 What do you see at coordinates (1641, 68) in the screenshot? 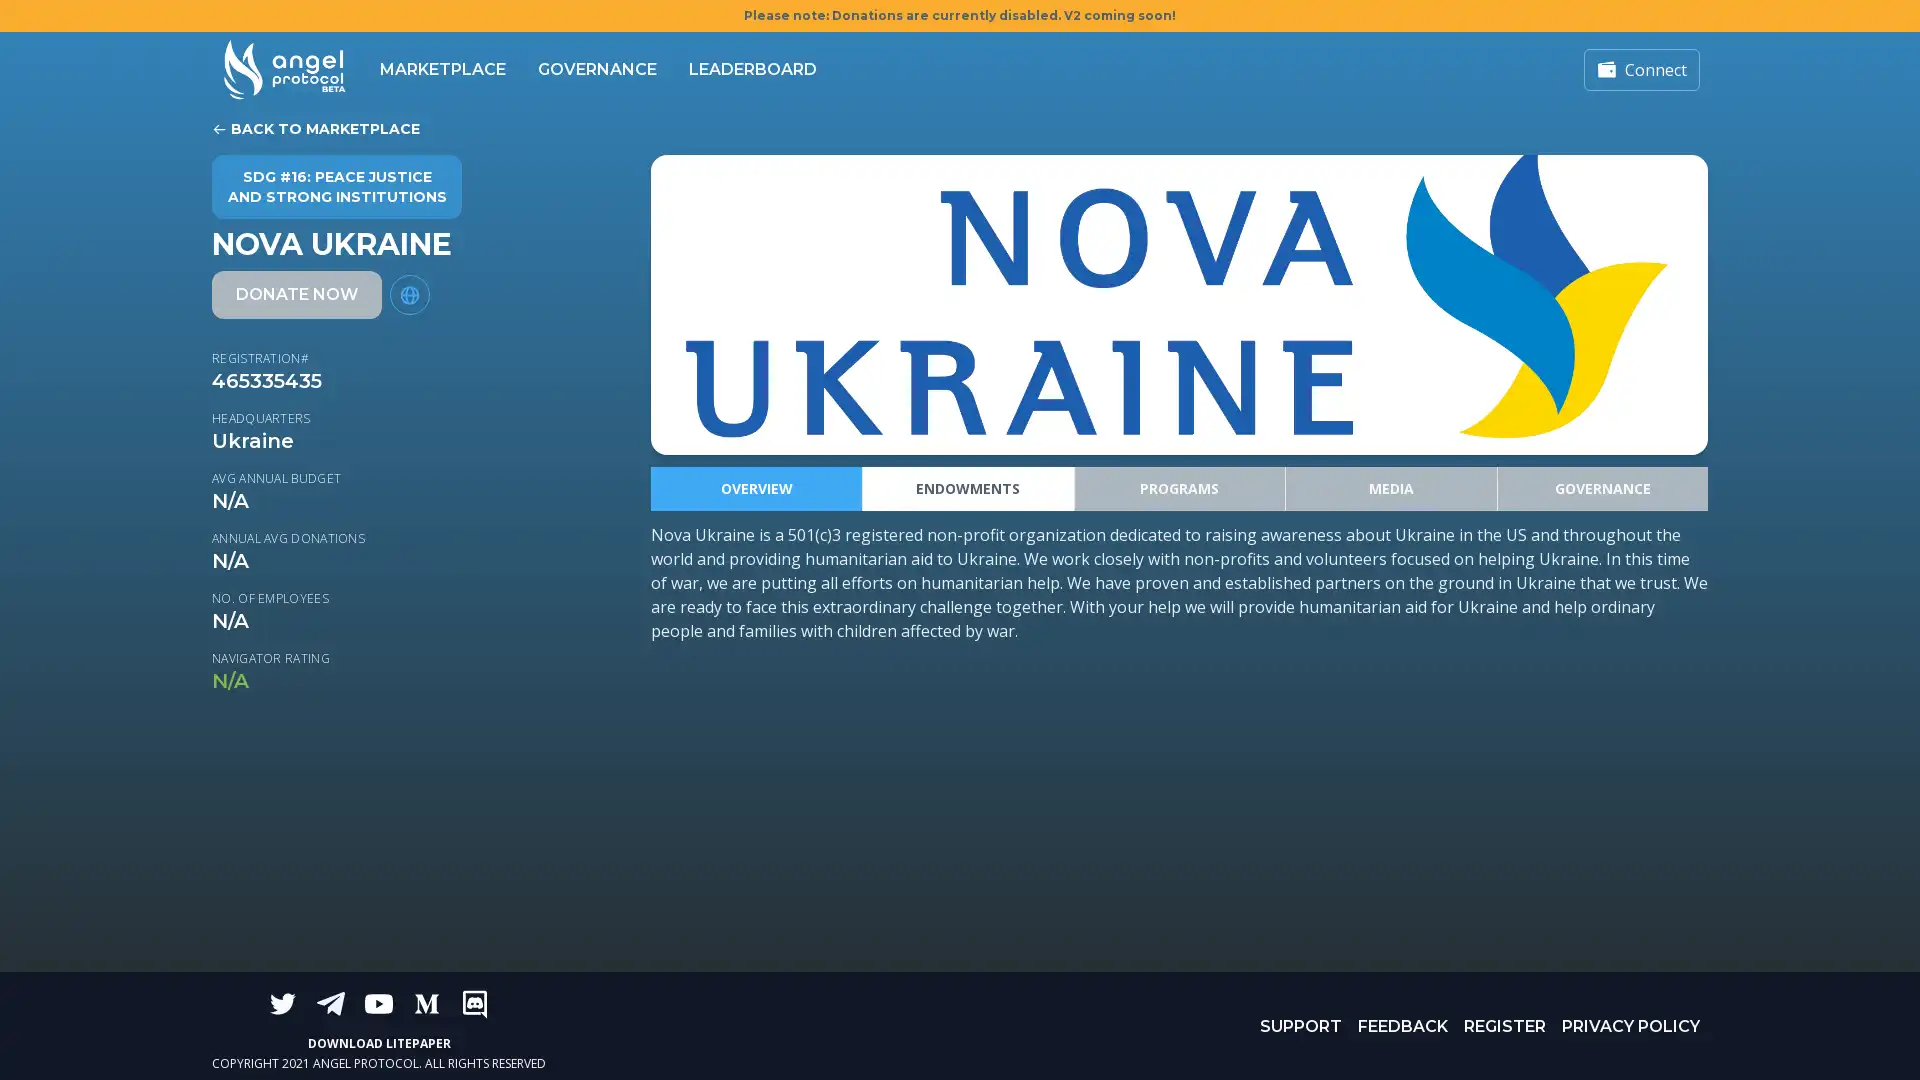
I see `Connect` at bounding box center [1641, 68].